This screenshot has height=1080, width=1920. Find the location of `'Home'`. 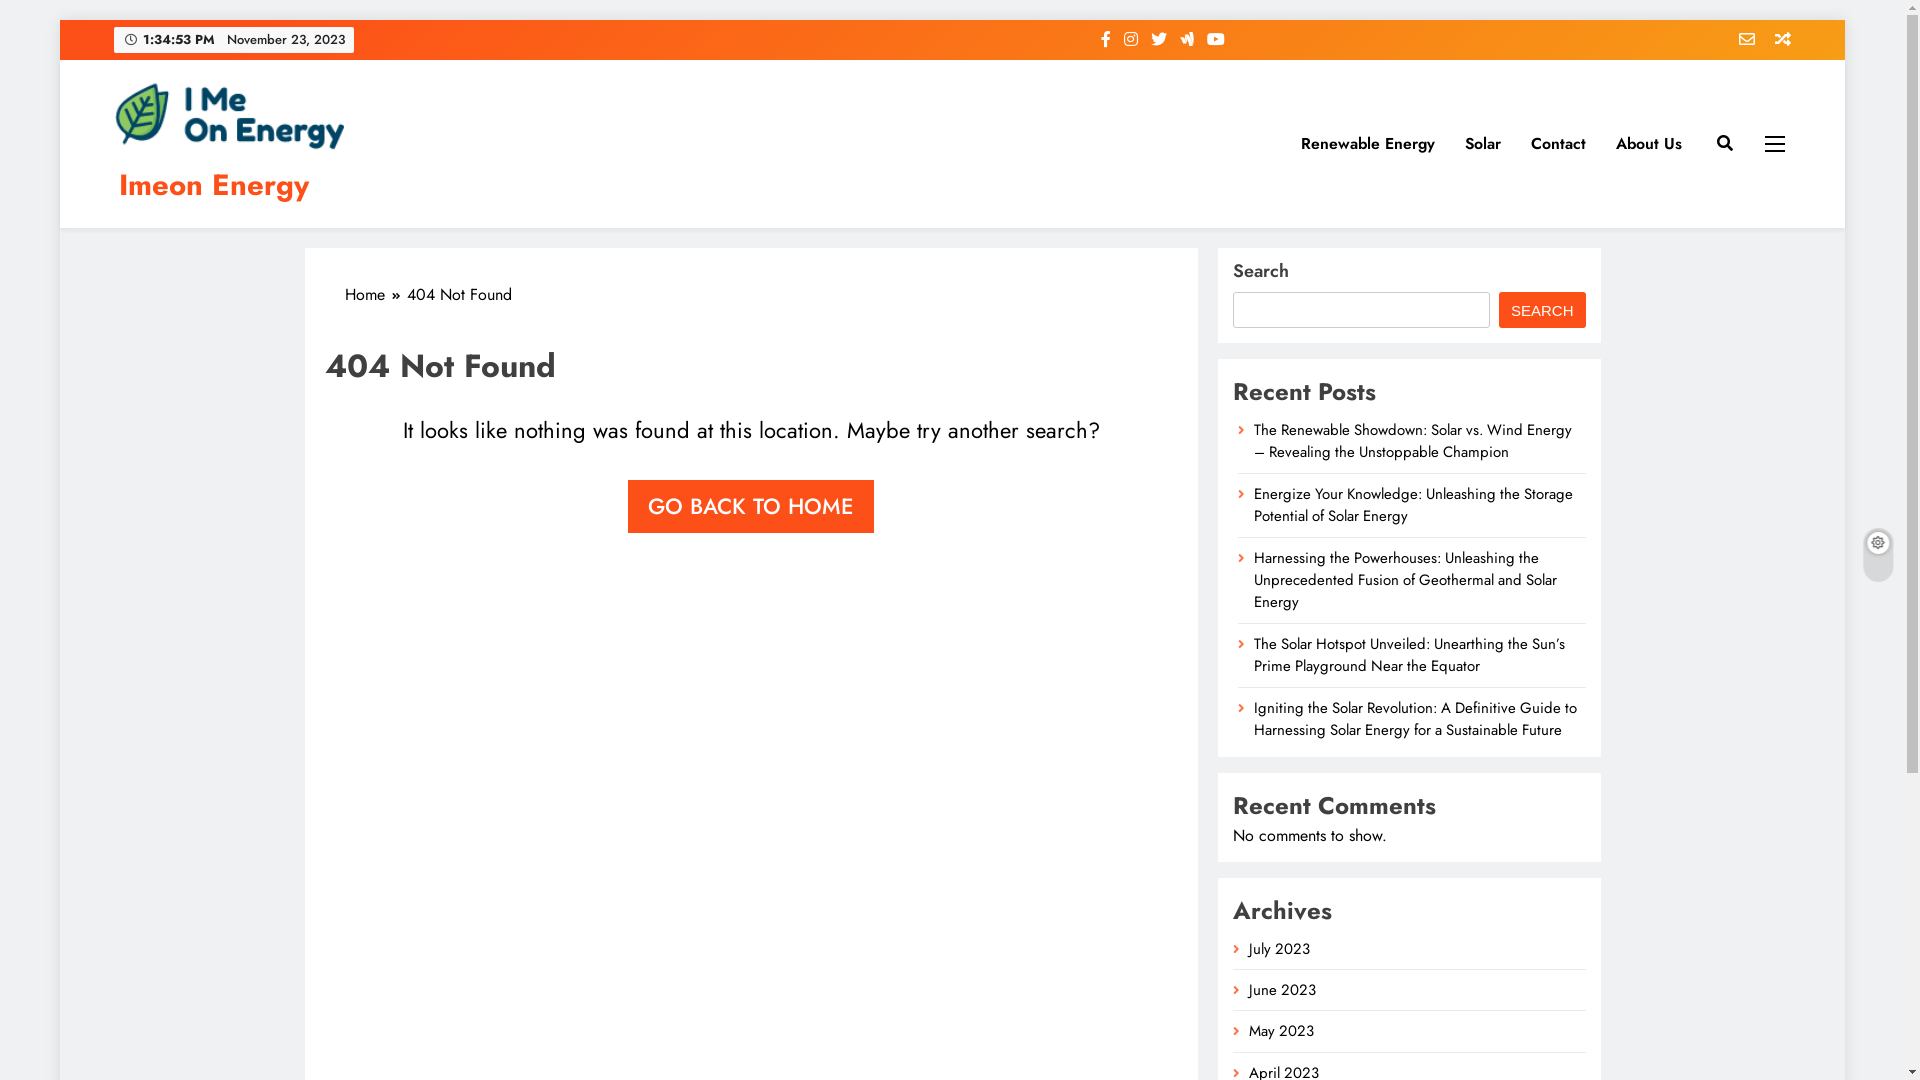

'Home' is located at coordinates (374, 294).